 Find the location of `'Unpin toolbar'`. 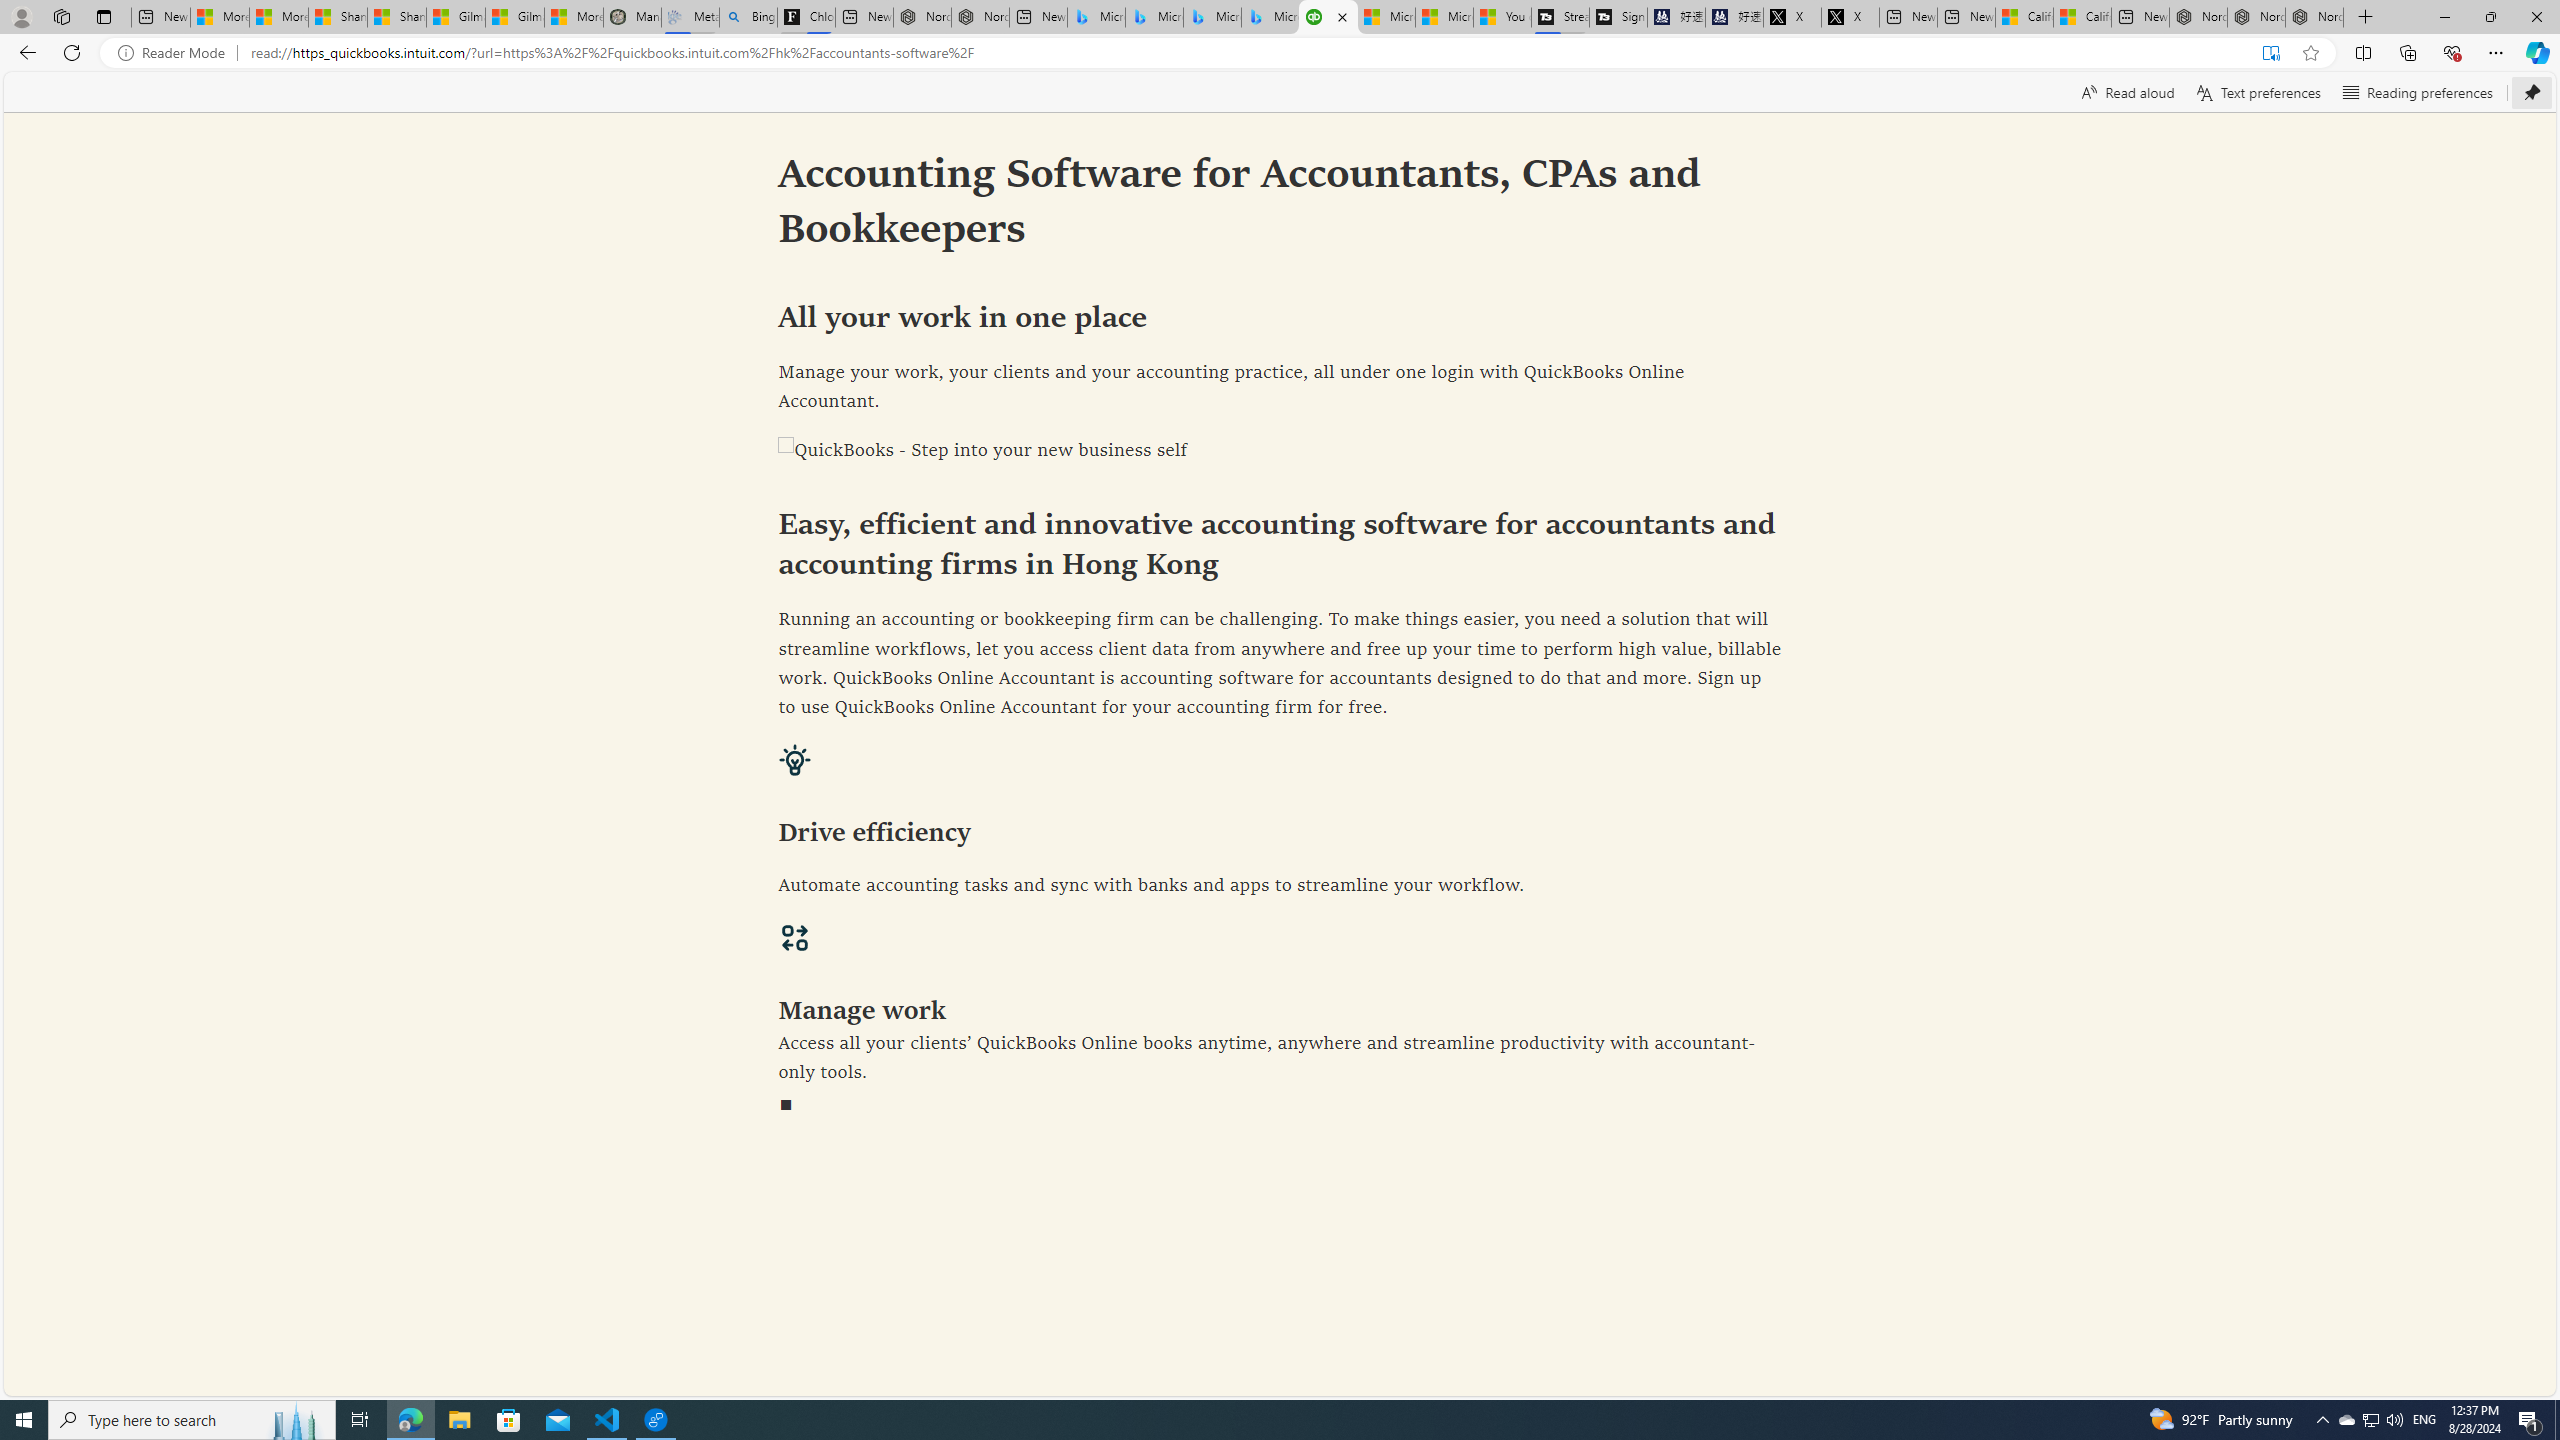

'Unpin toolbar' is located at coordinates (2531, 91).